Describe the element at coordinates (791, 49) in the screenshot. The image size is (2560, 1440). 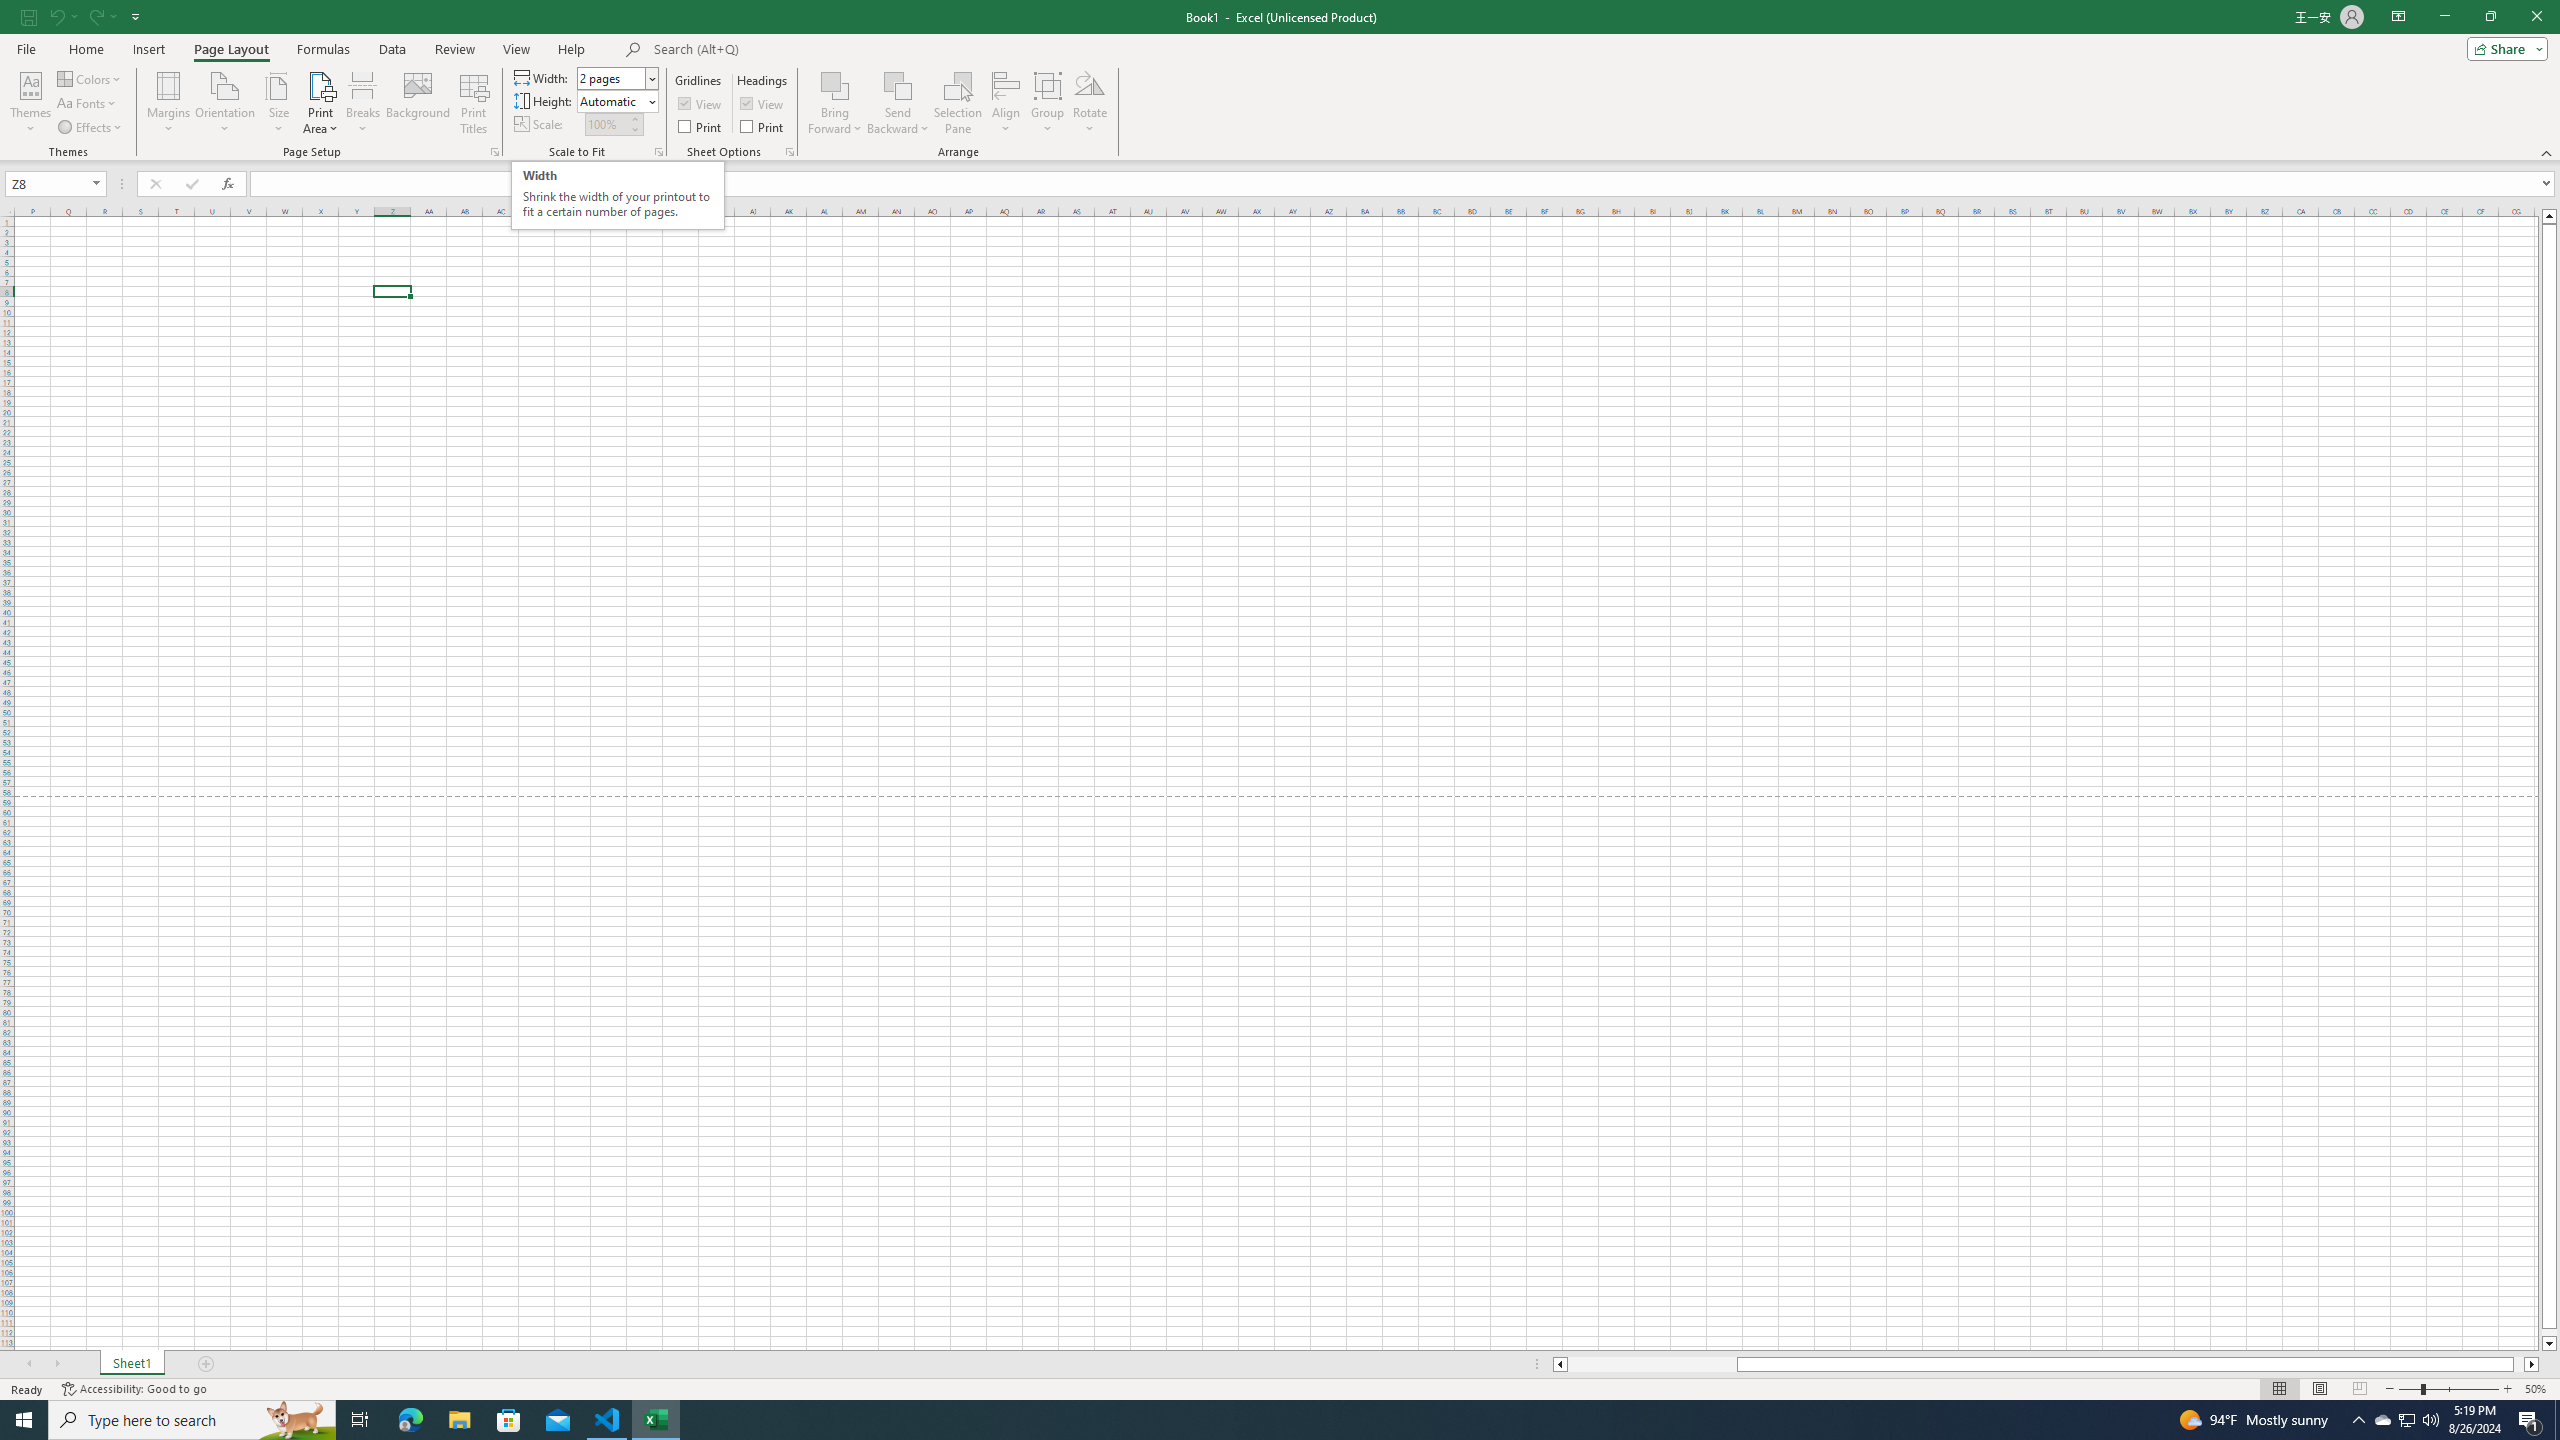
I see `'Microsoft search'` at that location.